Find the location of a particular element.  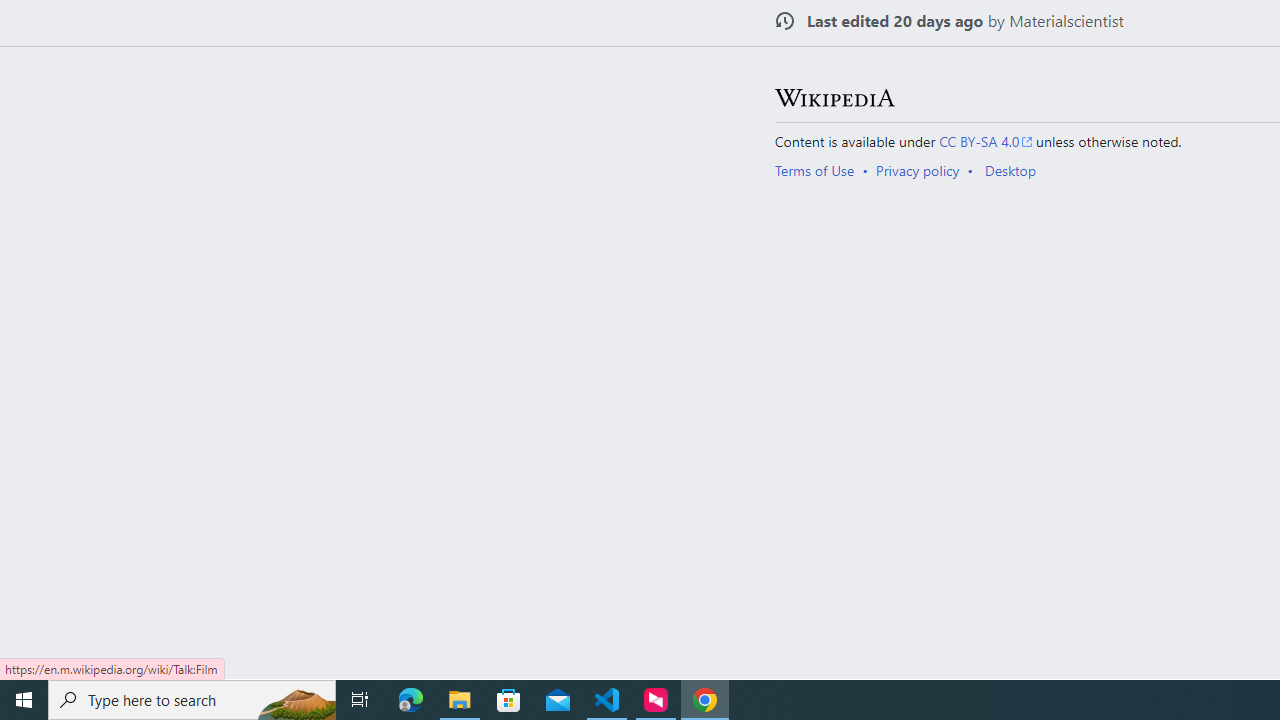

'Privacy policy' is located at coordinates (916, 168).